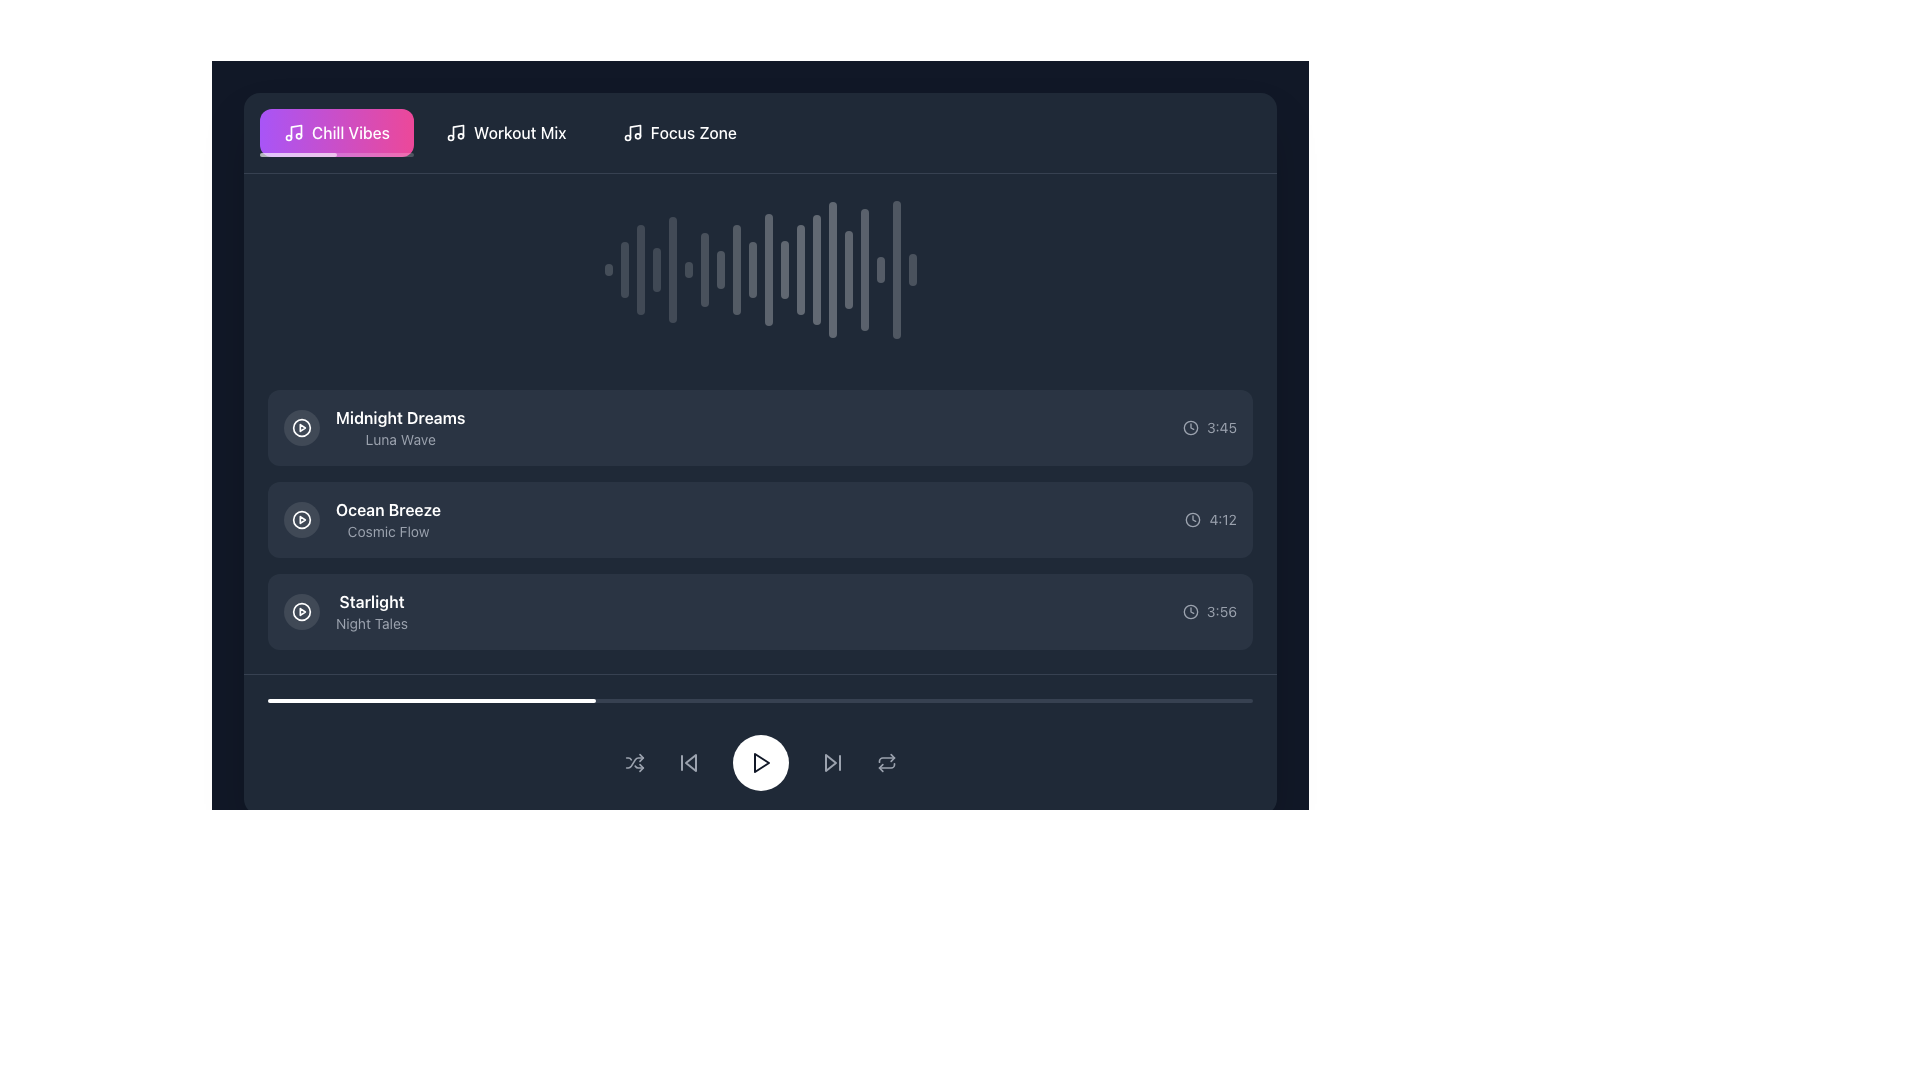  Describe the element at coordinates (506, 132) in the screenshot. I see `the second selectable tab button for 'Workout Mix' located between 'Chill Vibes' and 'Focus Zone' at the top of the interface` at that location.